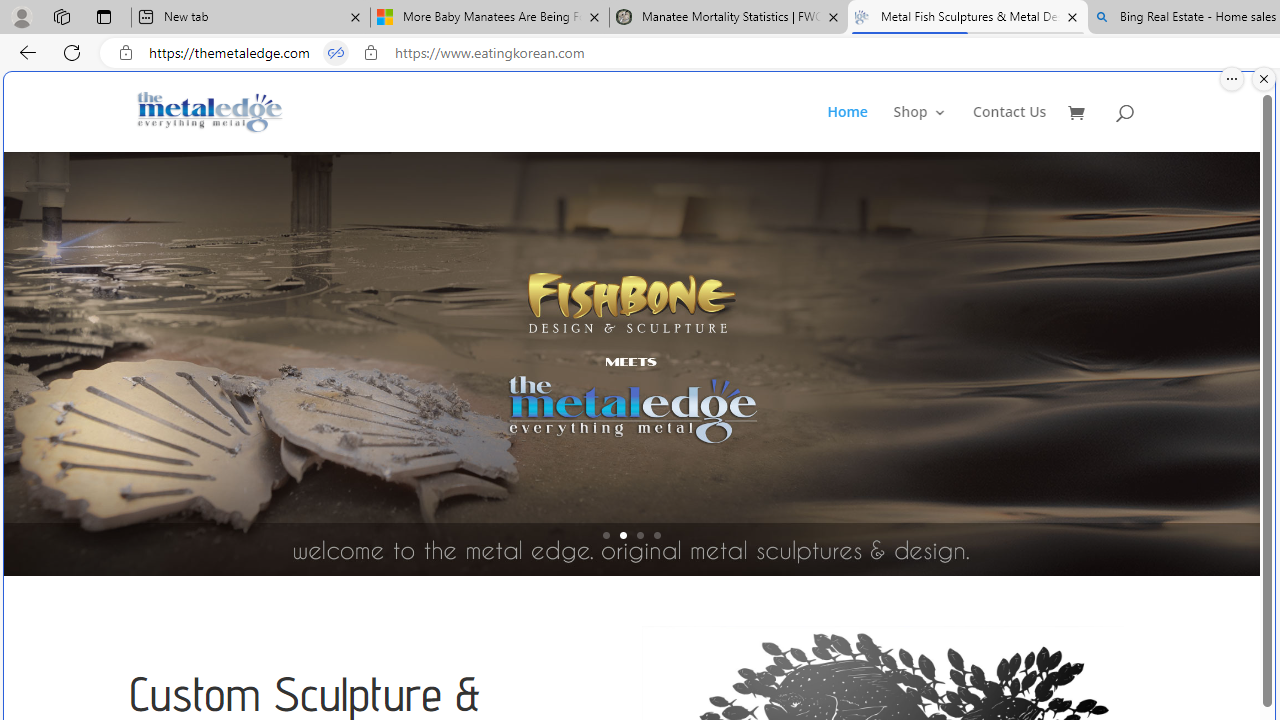 The image size is (1280, 720). I want to click on 'Manatee Mortality Statistics | FWC', so click(728, 17).